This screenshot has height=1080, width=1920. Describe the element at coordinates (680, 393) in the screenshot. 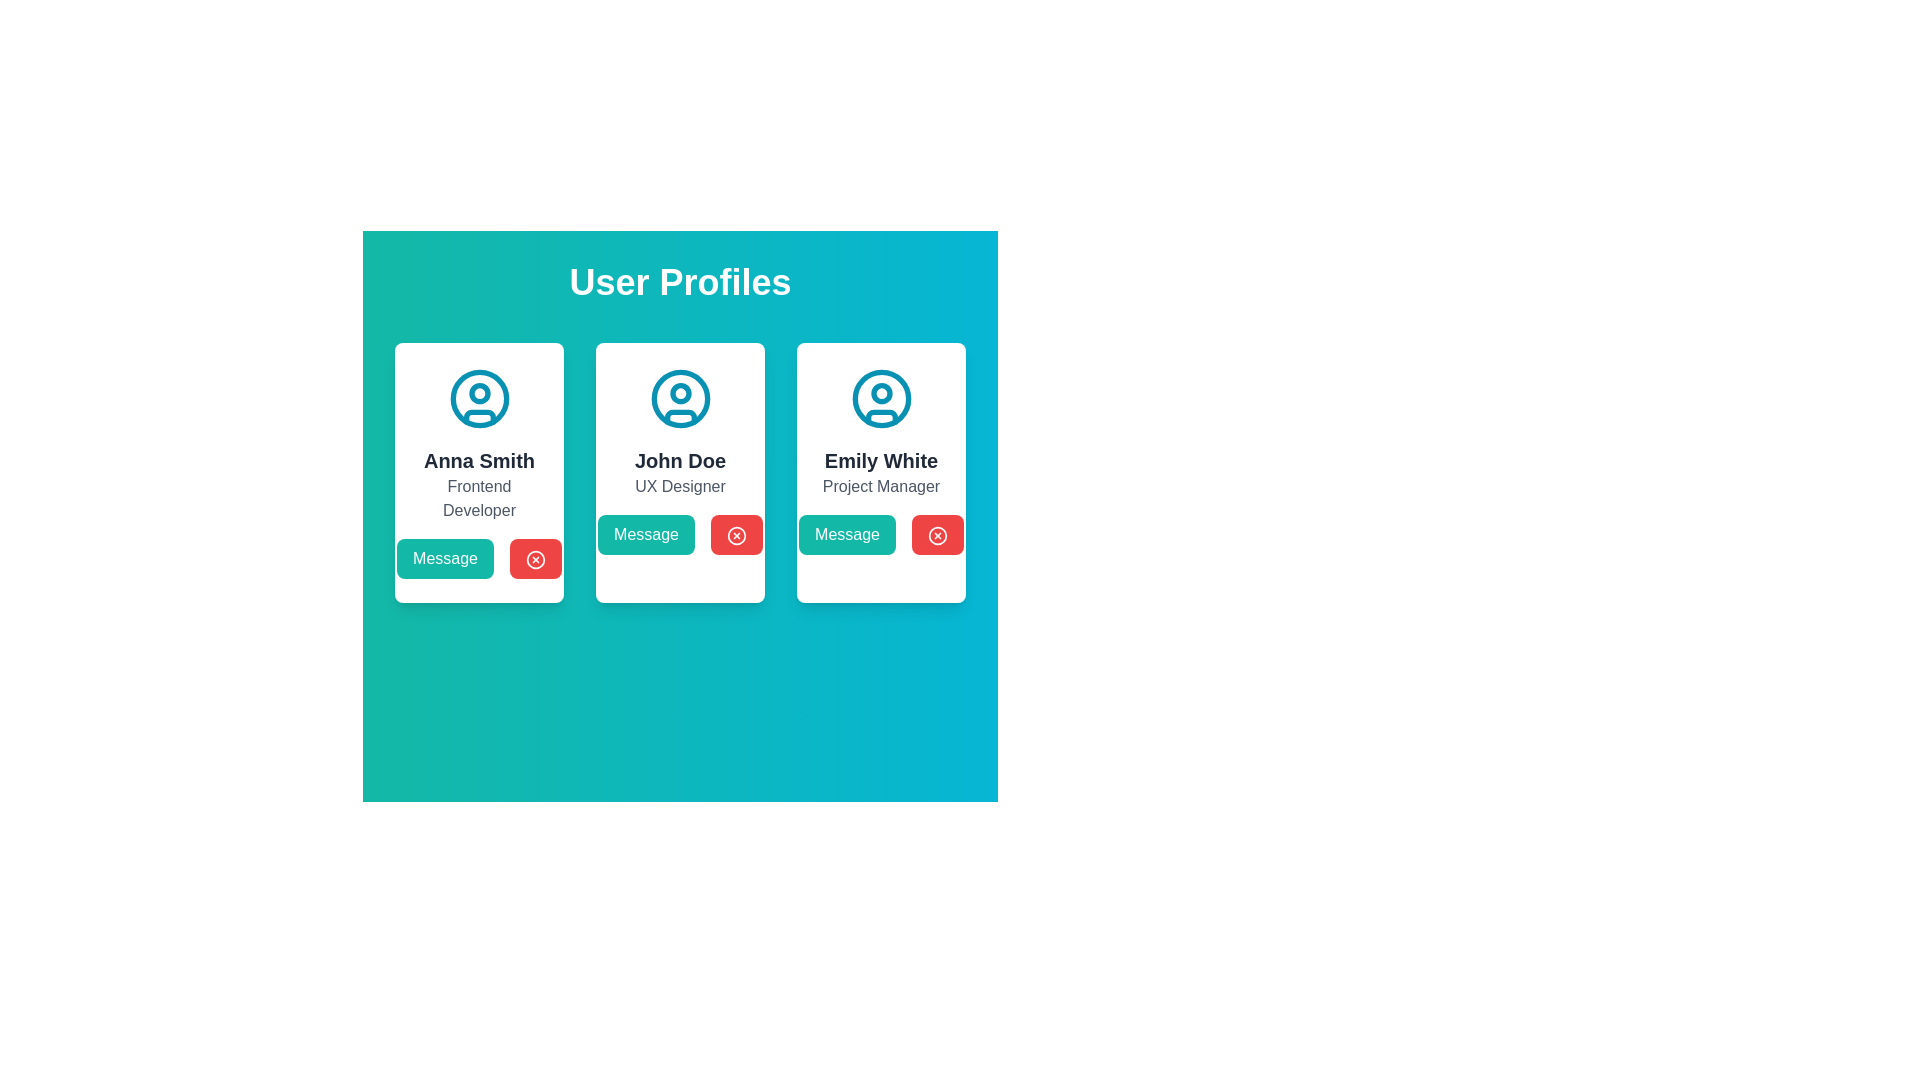

I see `the circular visual component located at the center of the avatar icon on the middle card, which indicates a specific state or additional information about the user` at that location.